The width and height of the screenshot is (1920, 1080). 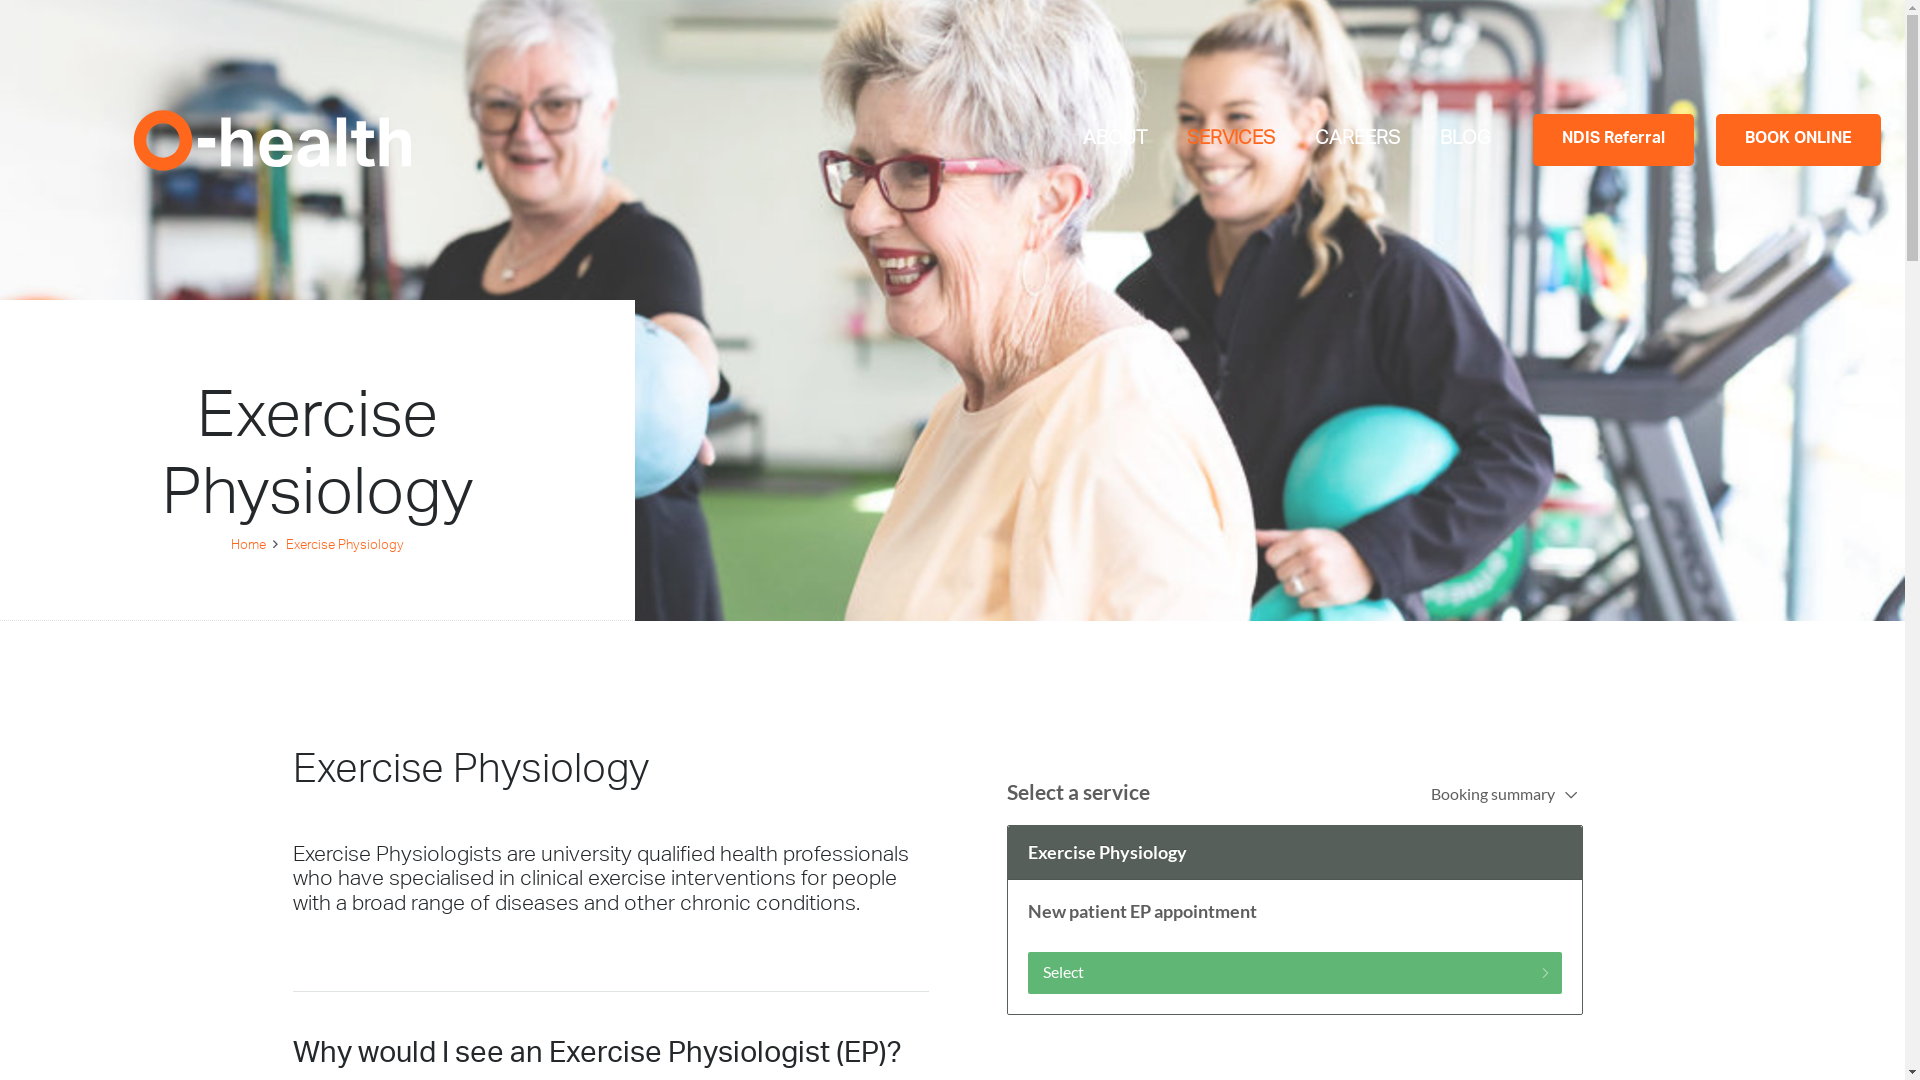 What do you see at coordinates (345, 546) in the screenshot?
I see `'Exercise Physiology'` at bounding box center [345, 546].